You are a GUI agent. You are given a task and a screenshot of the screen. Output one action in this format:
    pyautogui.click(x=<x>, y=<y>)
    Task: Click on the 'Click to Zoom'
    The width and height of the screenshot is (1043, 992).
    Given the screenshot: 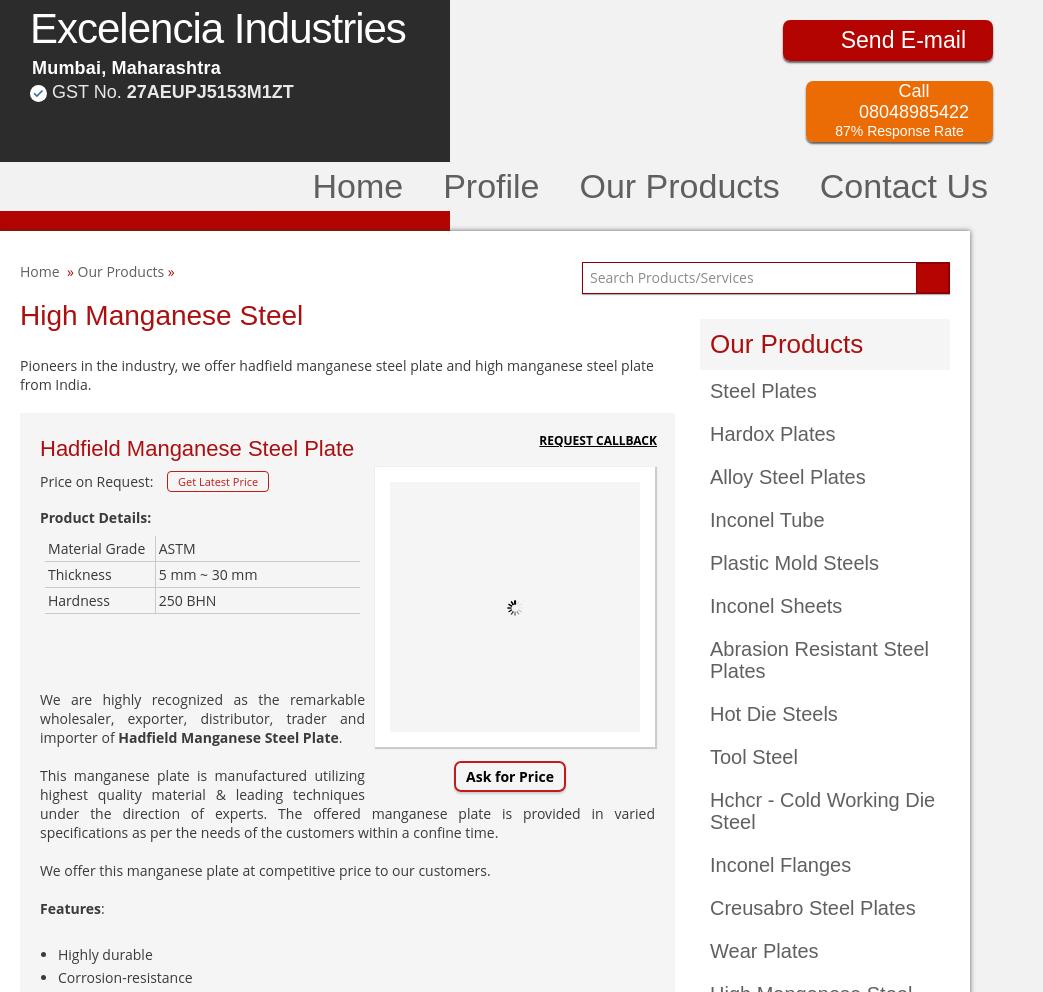 What is the action you would take?
    pyautogui.click(x=513, y=745)
    